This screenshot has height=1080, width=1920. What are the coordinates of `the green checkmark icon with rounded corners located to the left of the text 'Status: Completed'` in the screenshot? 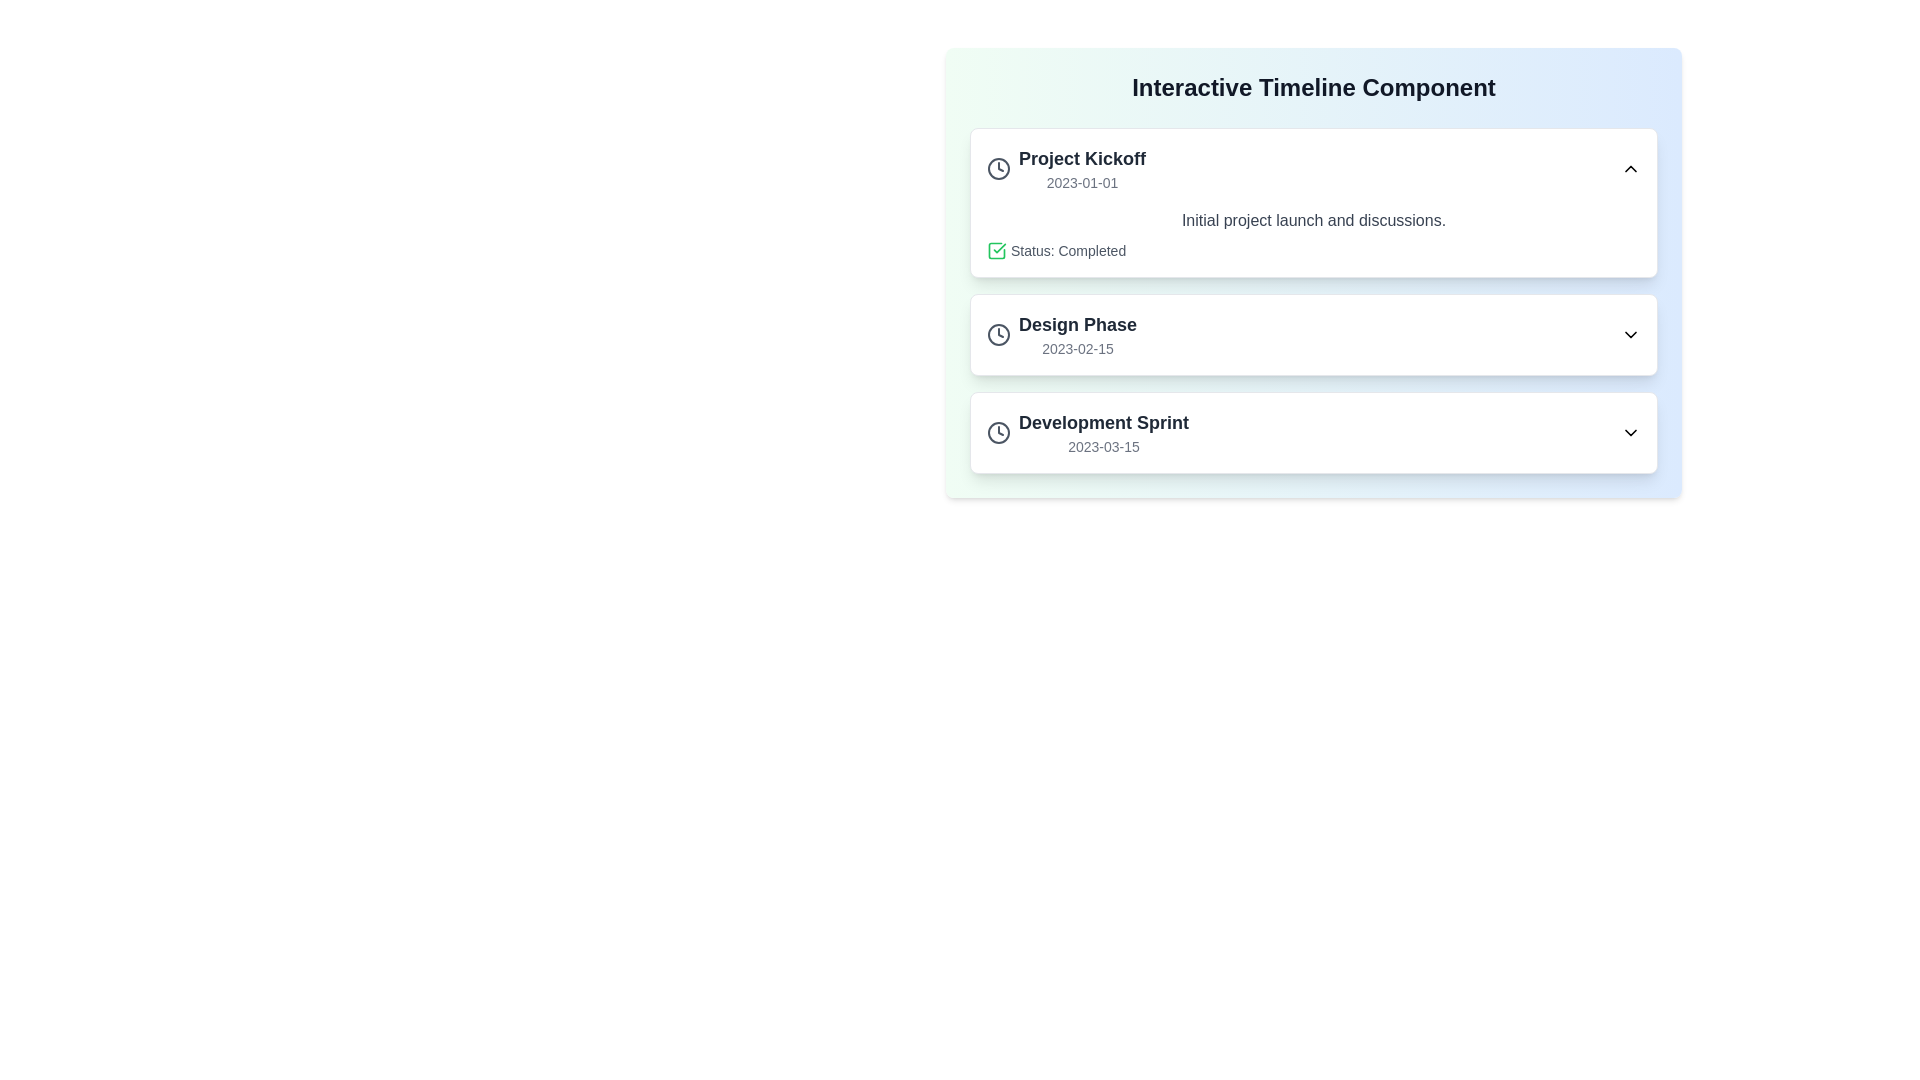 It's located at (997, 249).